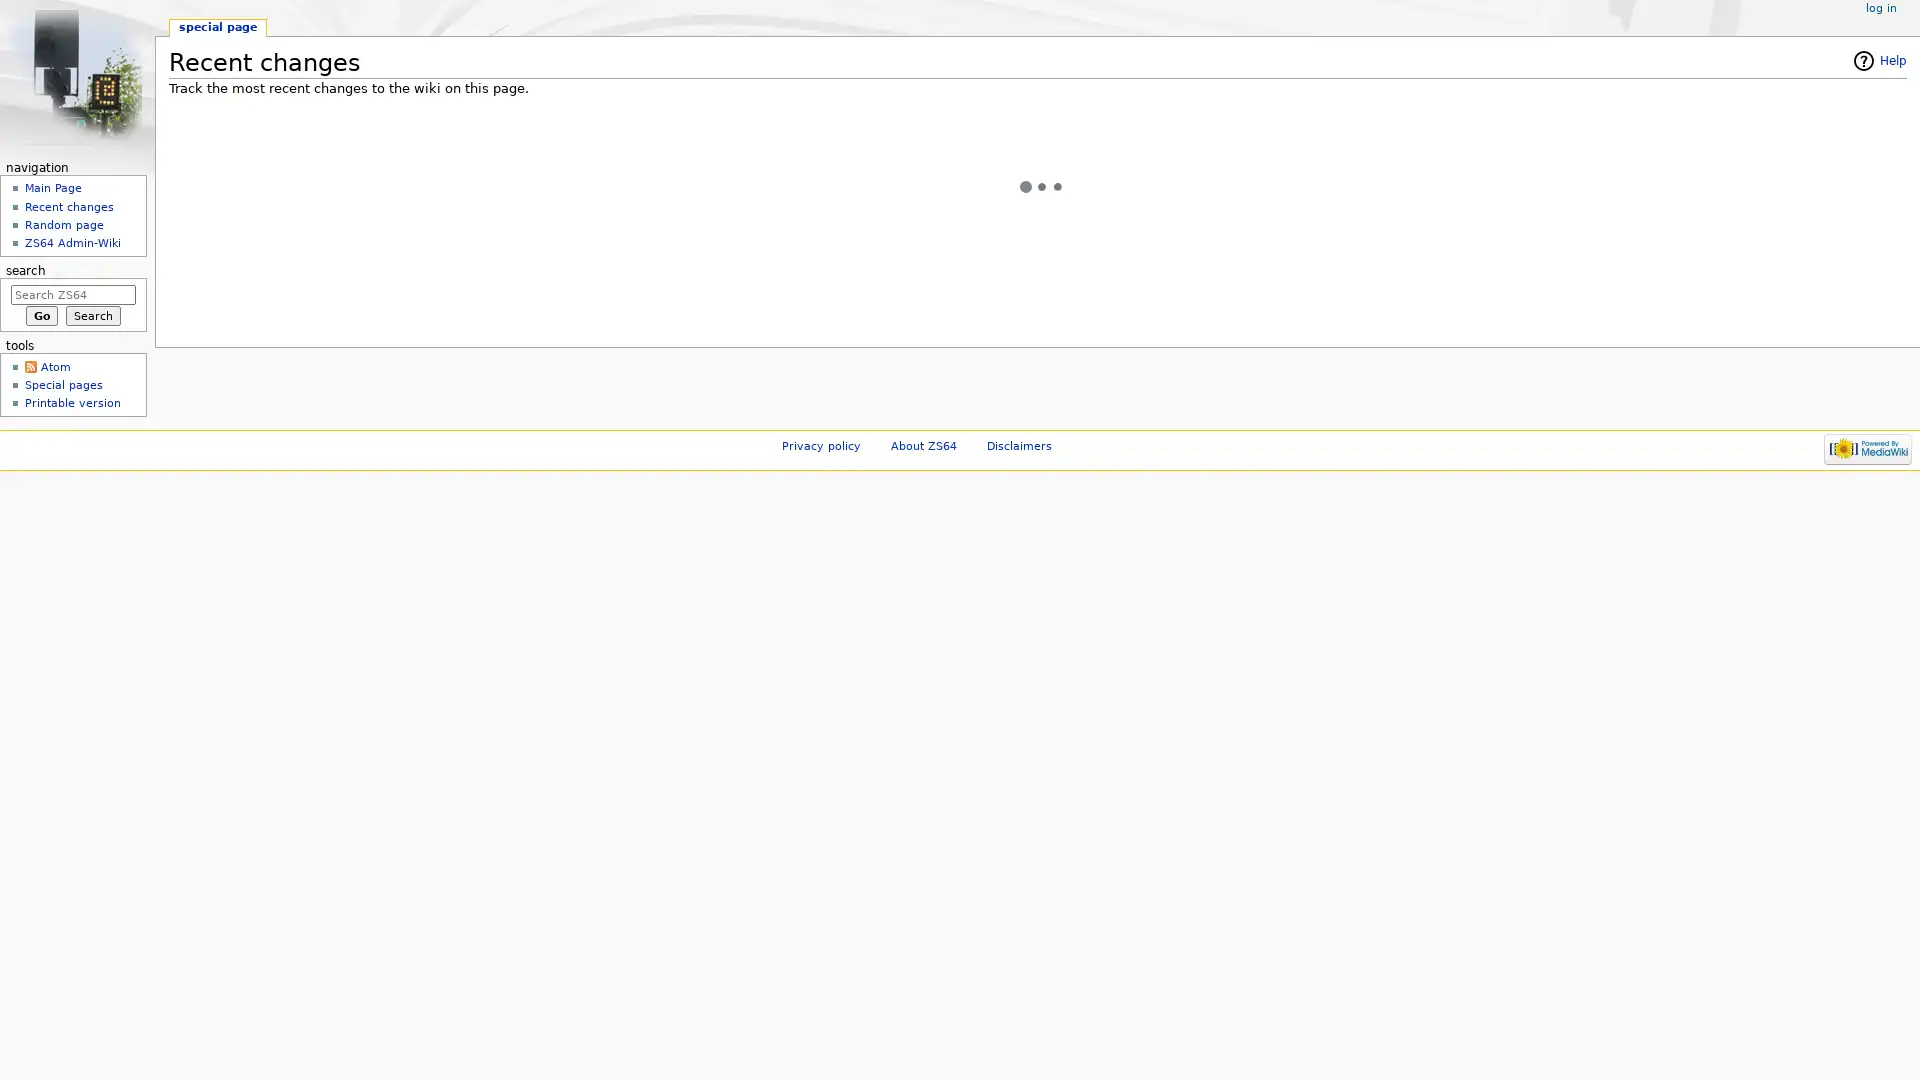  Describe the element at coordinates (41, 315) in the screenshot. I see `Go` at that location.